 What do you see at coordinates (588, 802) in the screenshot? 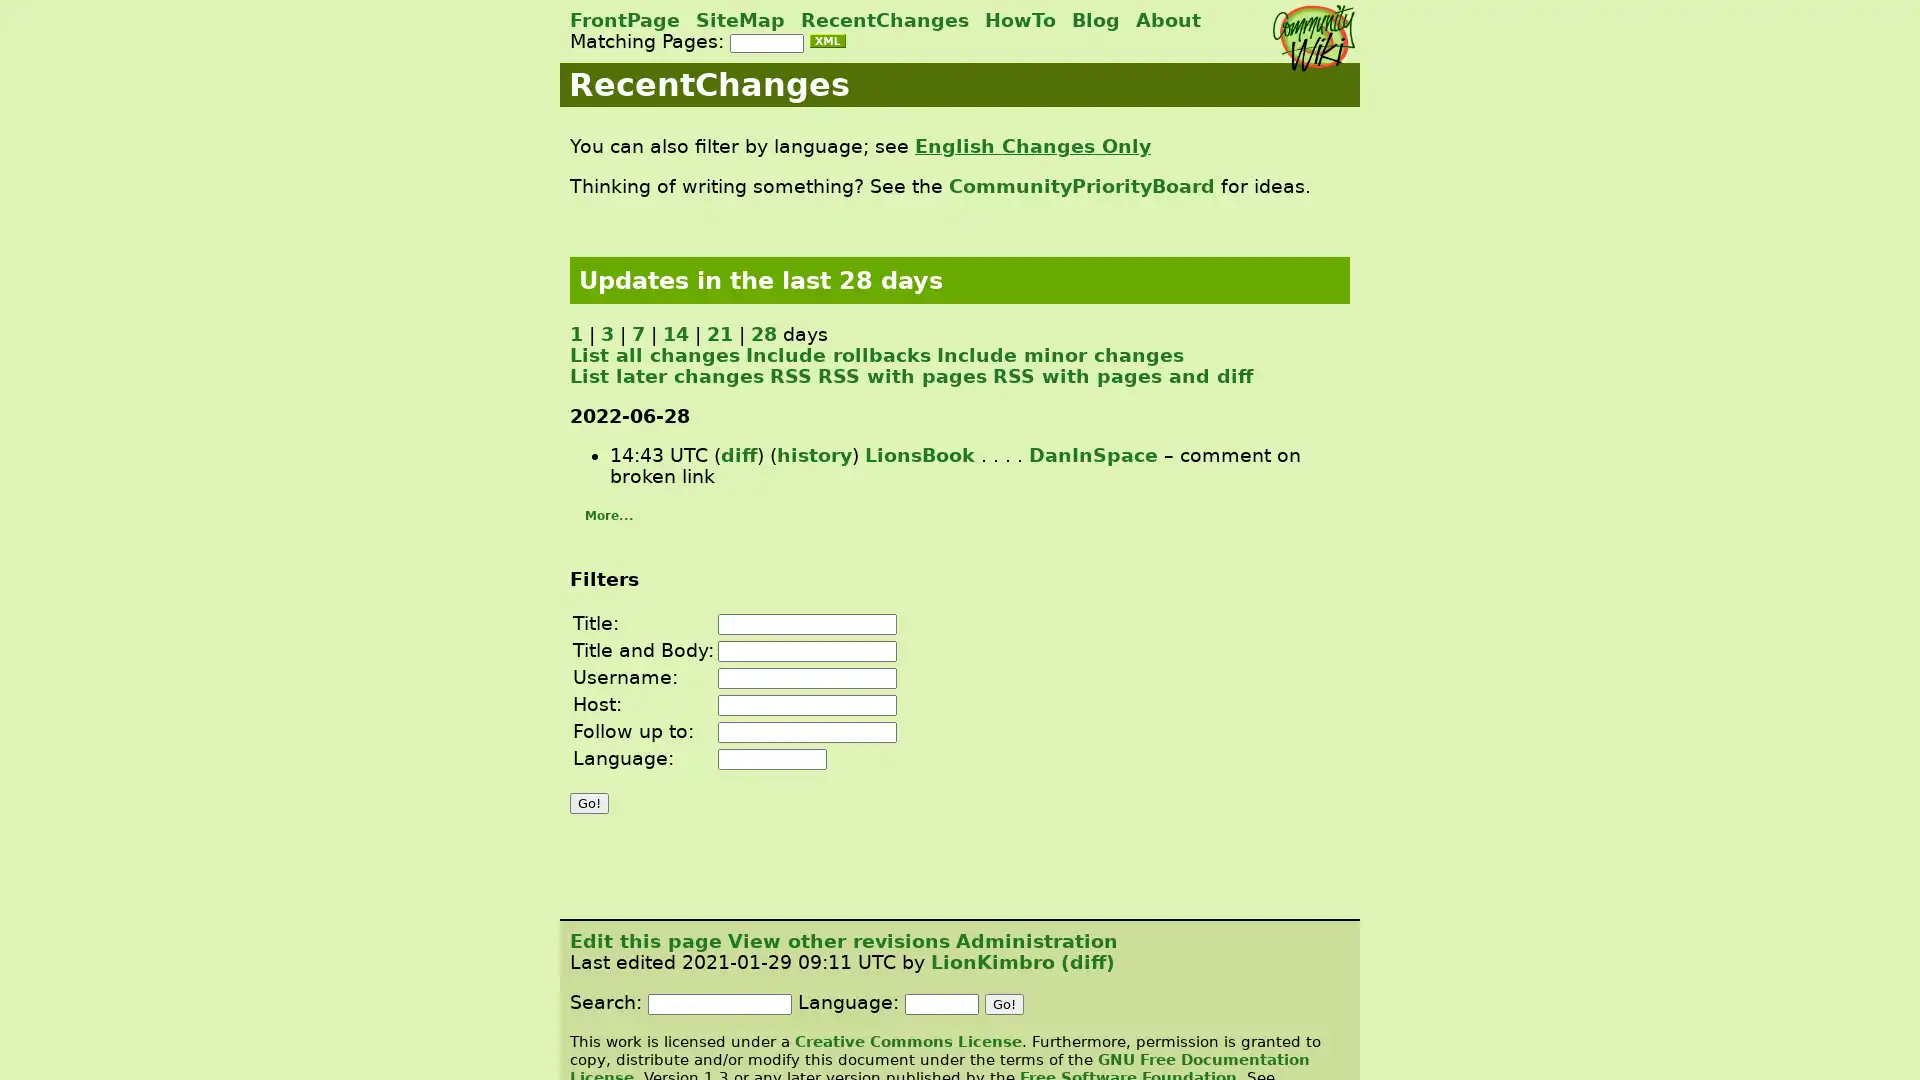
I see `Go!` at bounding box center [588, 802].